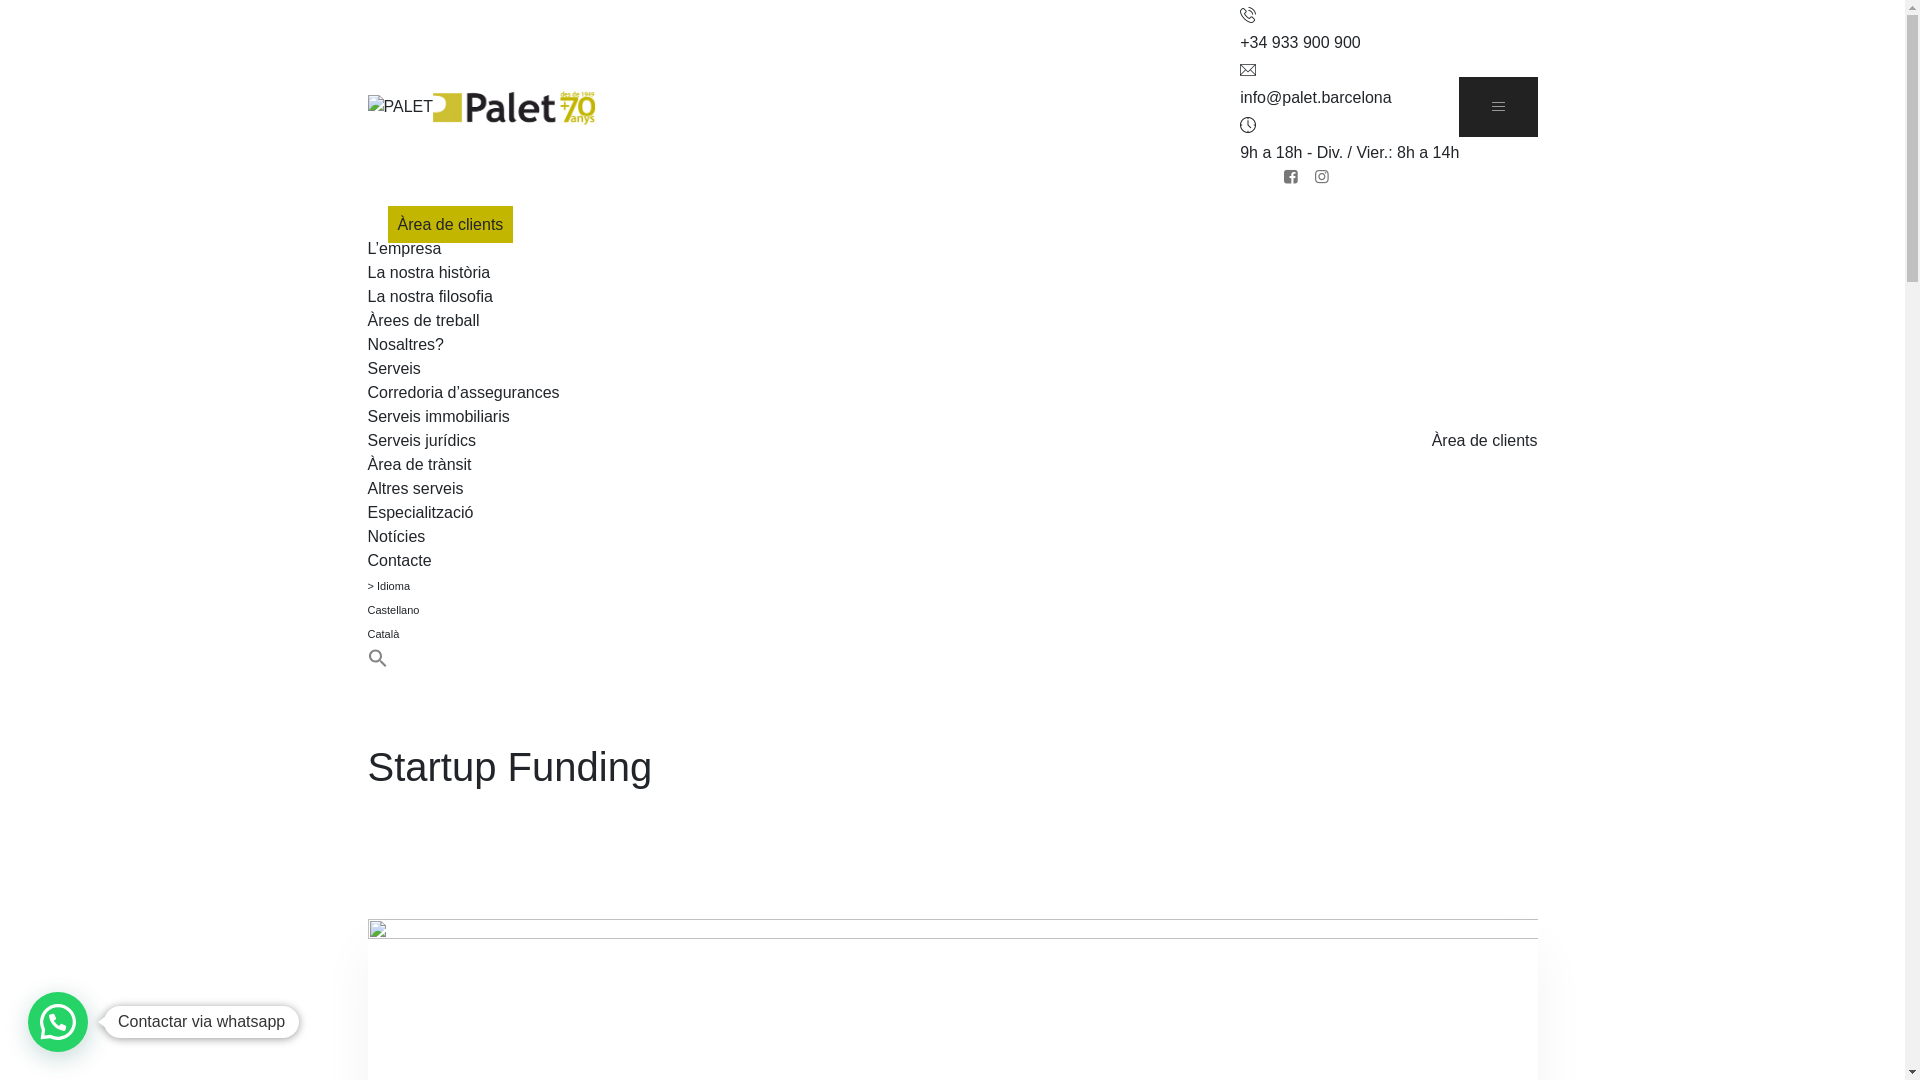 The image size is (1920, 1080). What do you see at coordinates (399, 560) in the screenshot?
I see `'Contacte'` at bounding box center [399, 560].